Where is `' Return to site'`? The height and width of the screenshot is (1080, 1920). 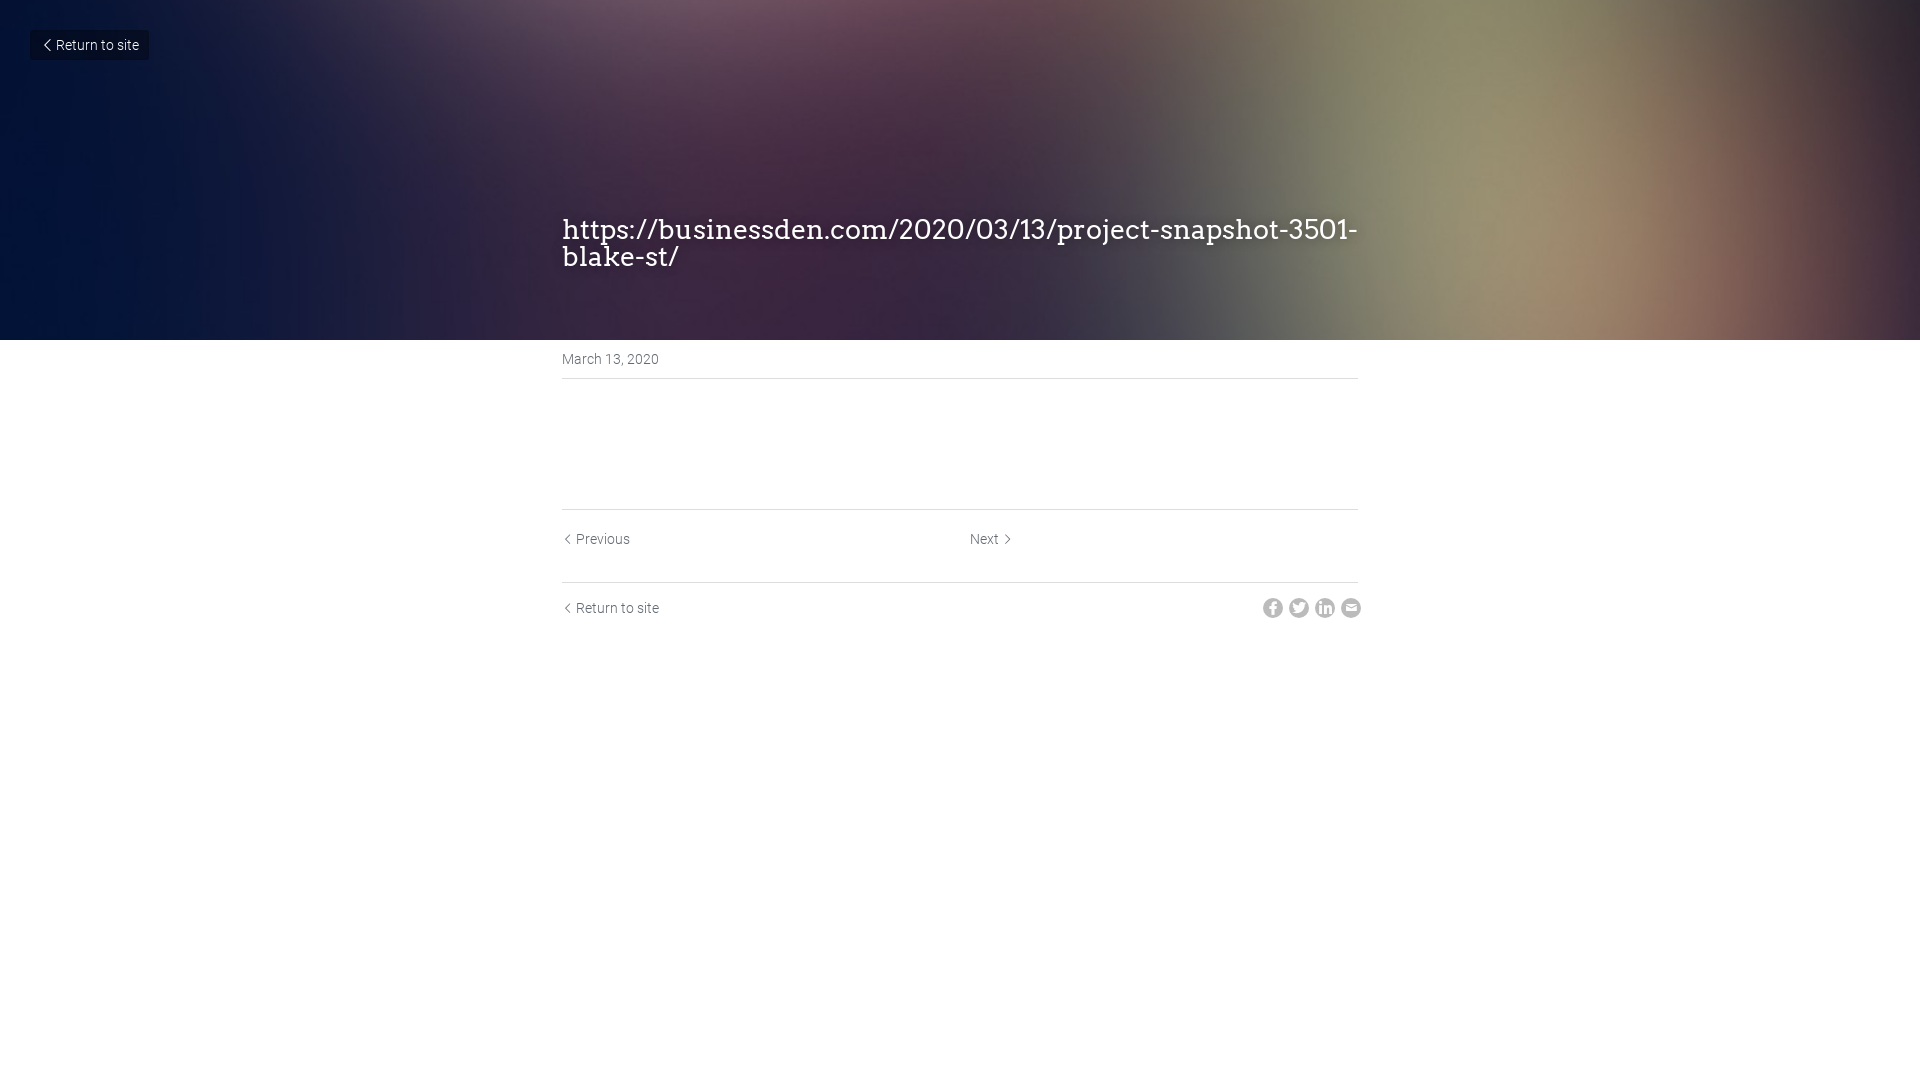 ' Return to site' is located at coordinates (609, 608).